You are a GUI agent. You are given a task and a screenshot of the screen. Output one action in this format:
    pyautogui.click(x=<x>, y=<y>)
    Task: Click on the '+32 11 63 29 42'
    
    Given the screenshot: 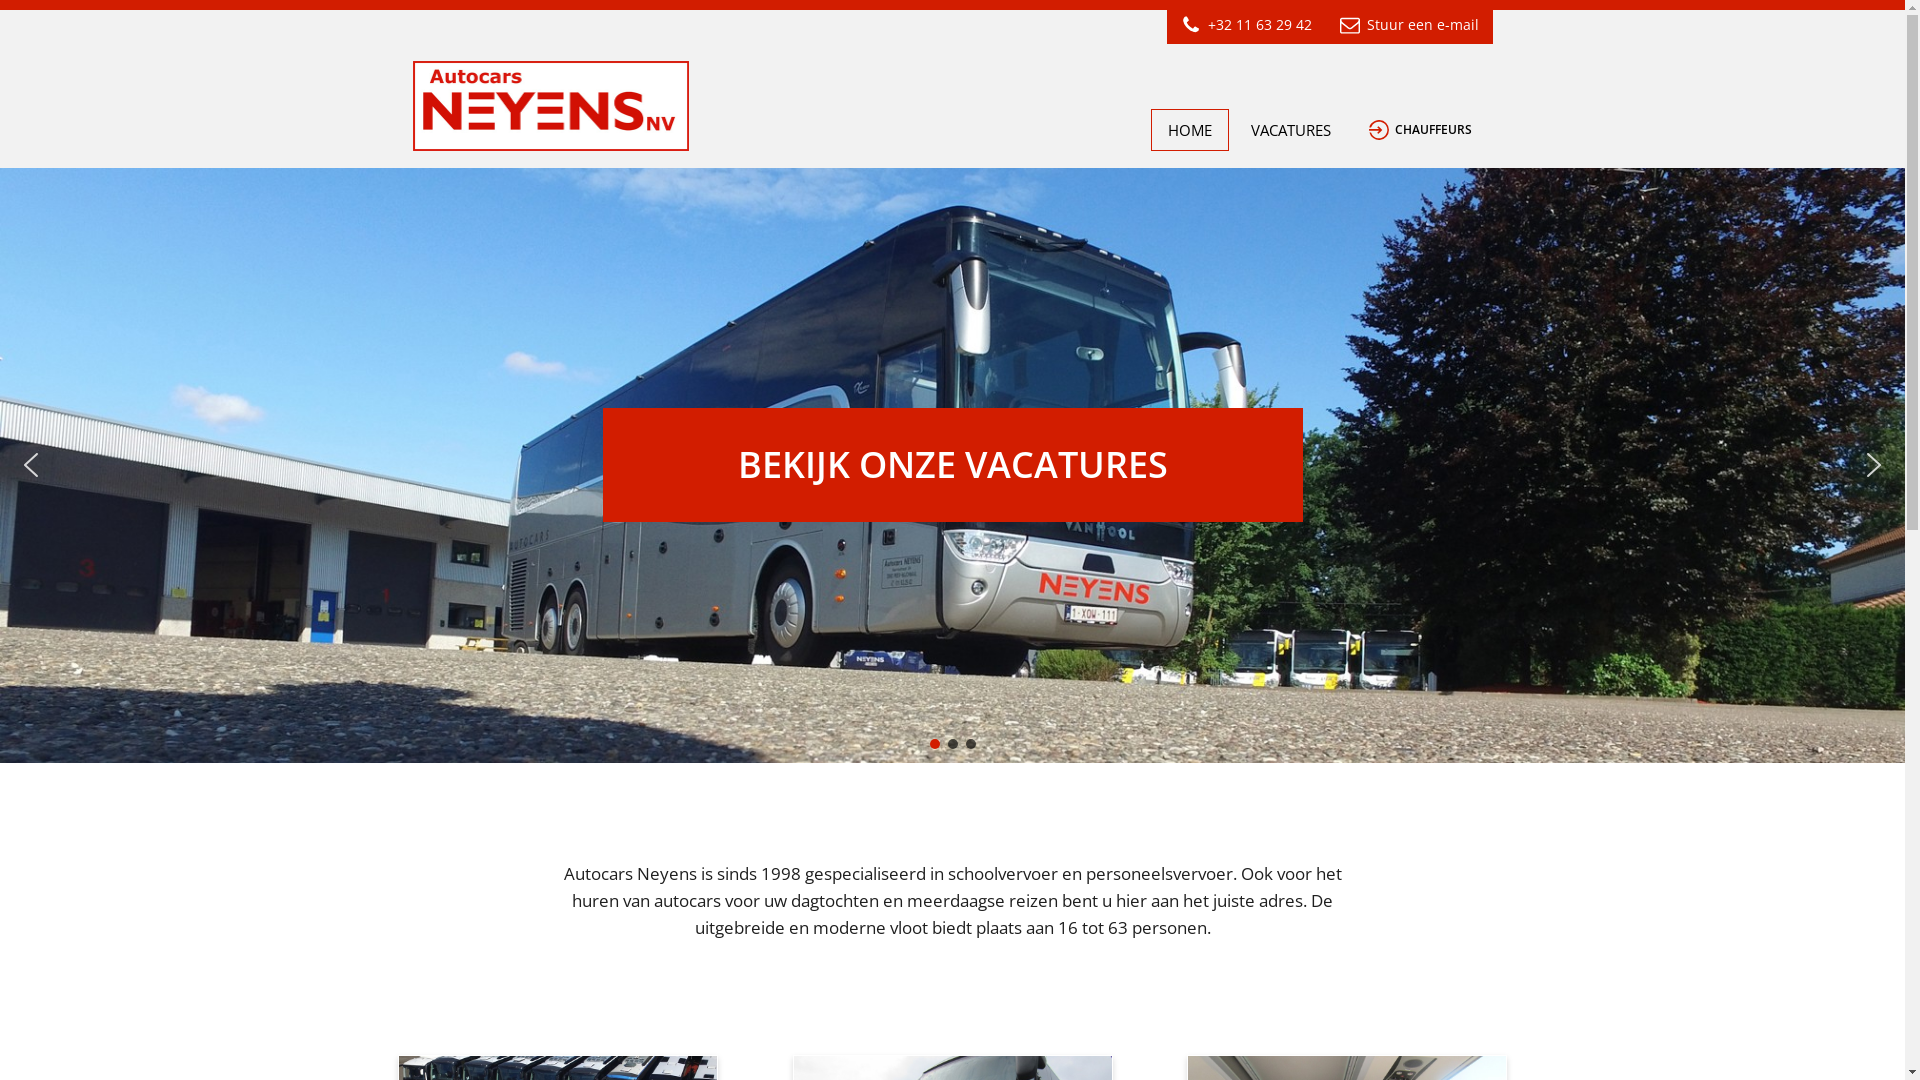 What is the action you would take?
    pyautogui.click(x=1244, y=25)
    